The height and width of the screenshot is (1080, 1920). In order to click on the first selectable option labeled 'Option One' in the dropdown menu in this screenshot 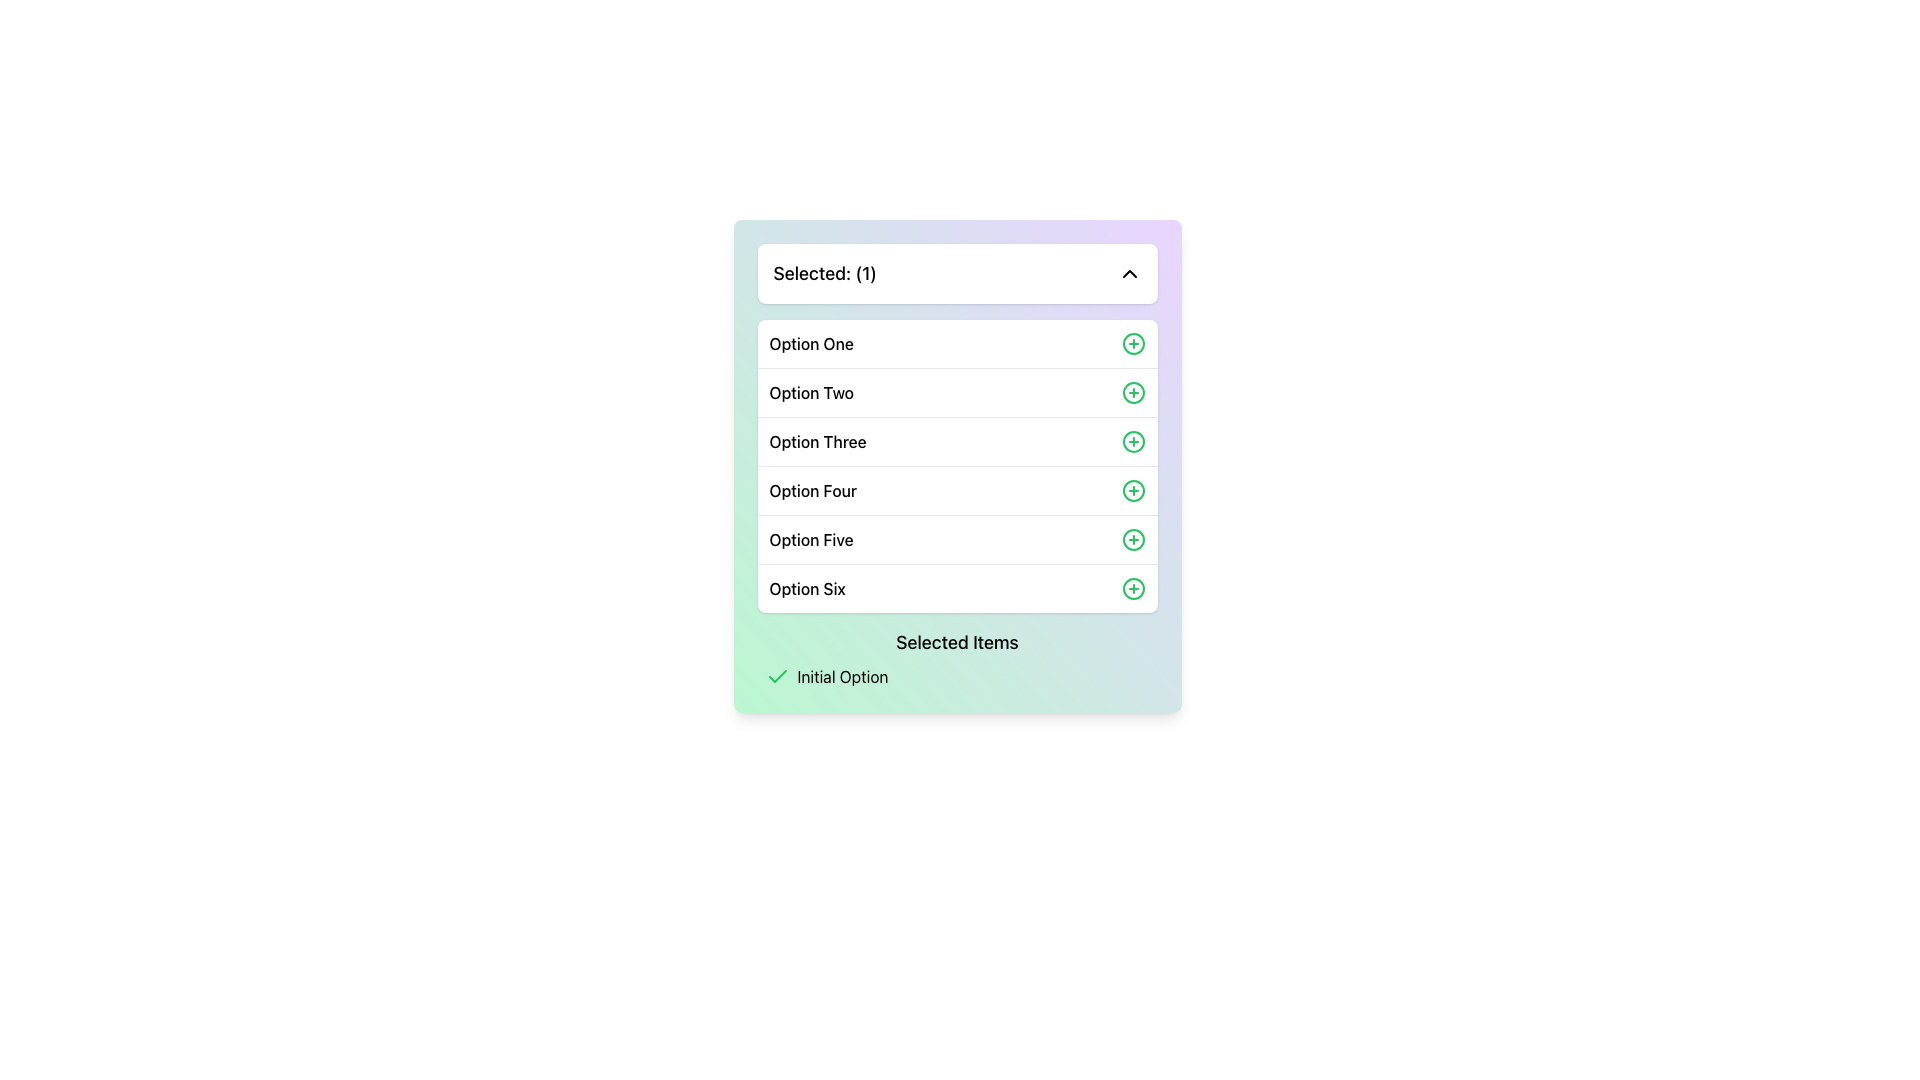, I will do `click(956, 342)`.